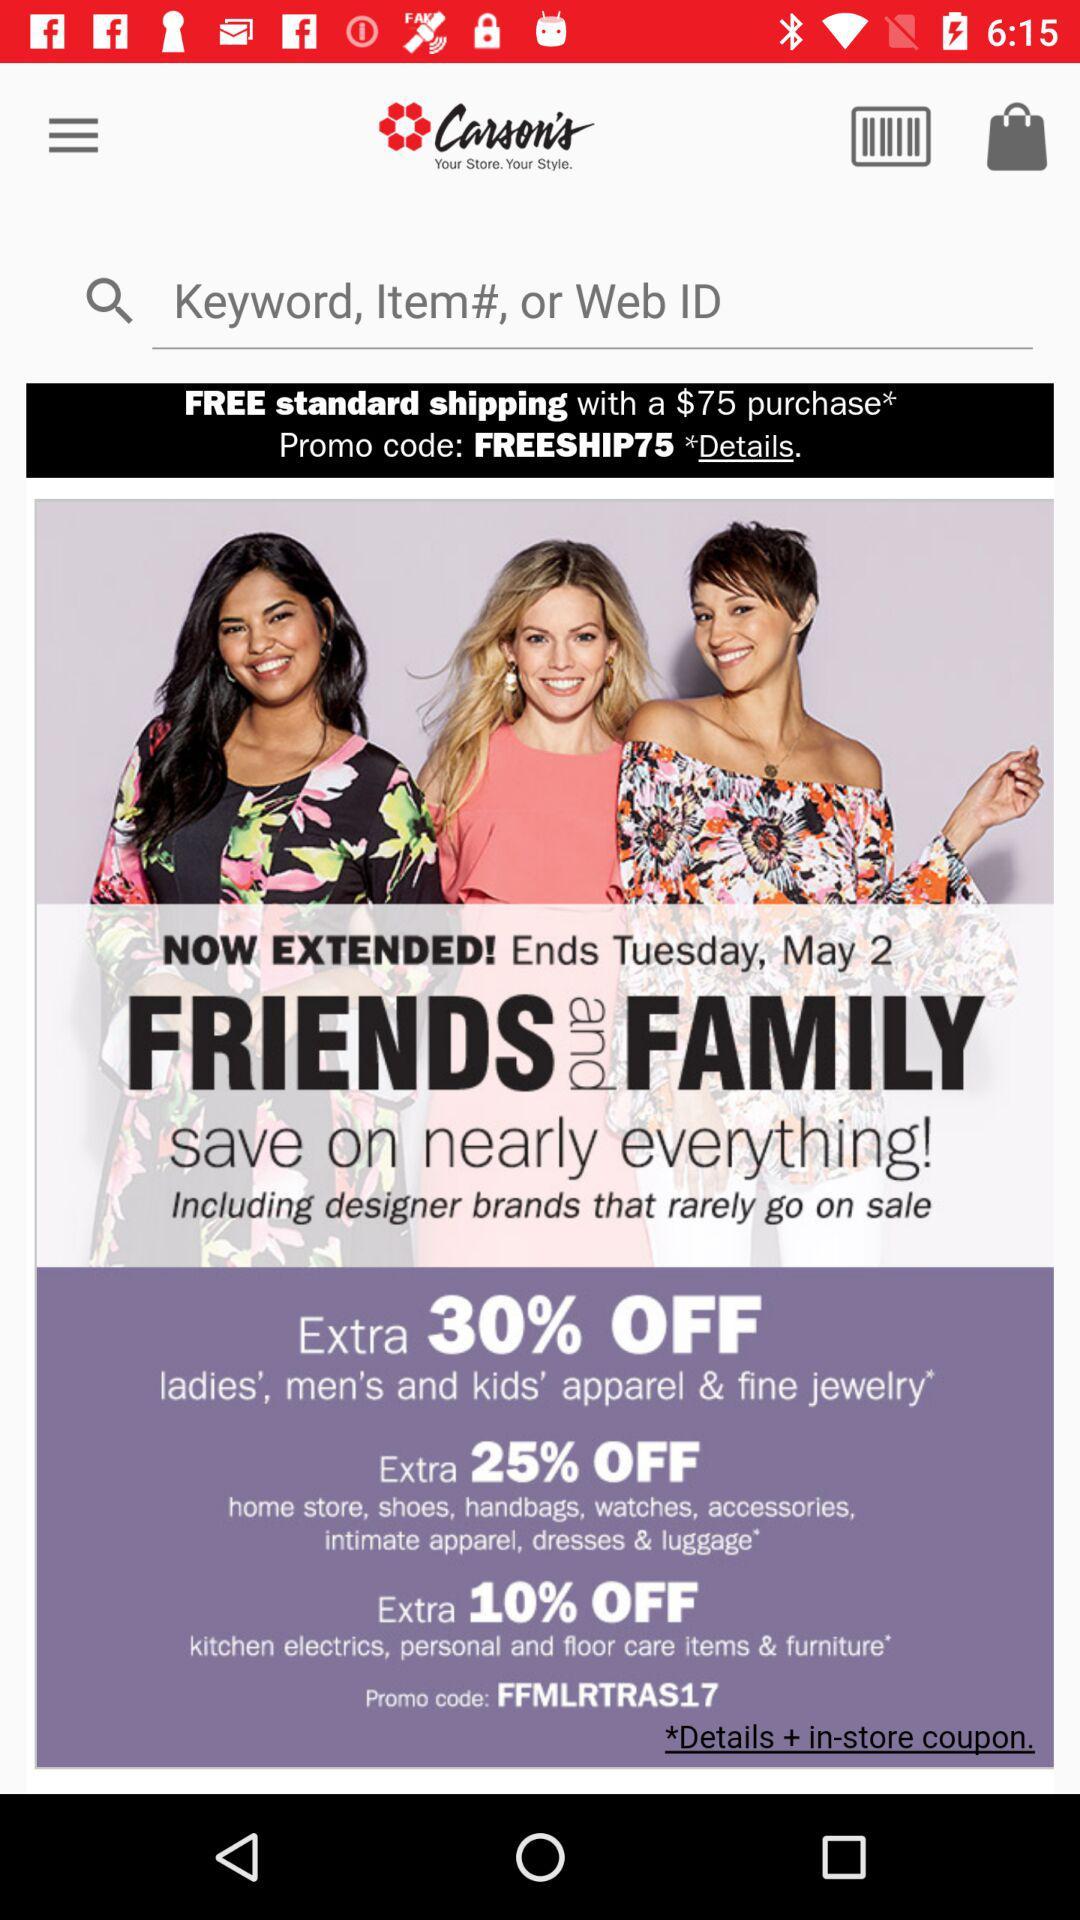  I want to click on viwe, so click(890, 135).